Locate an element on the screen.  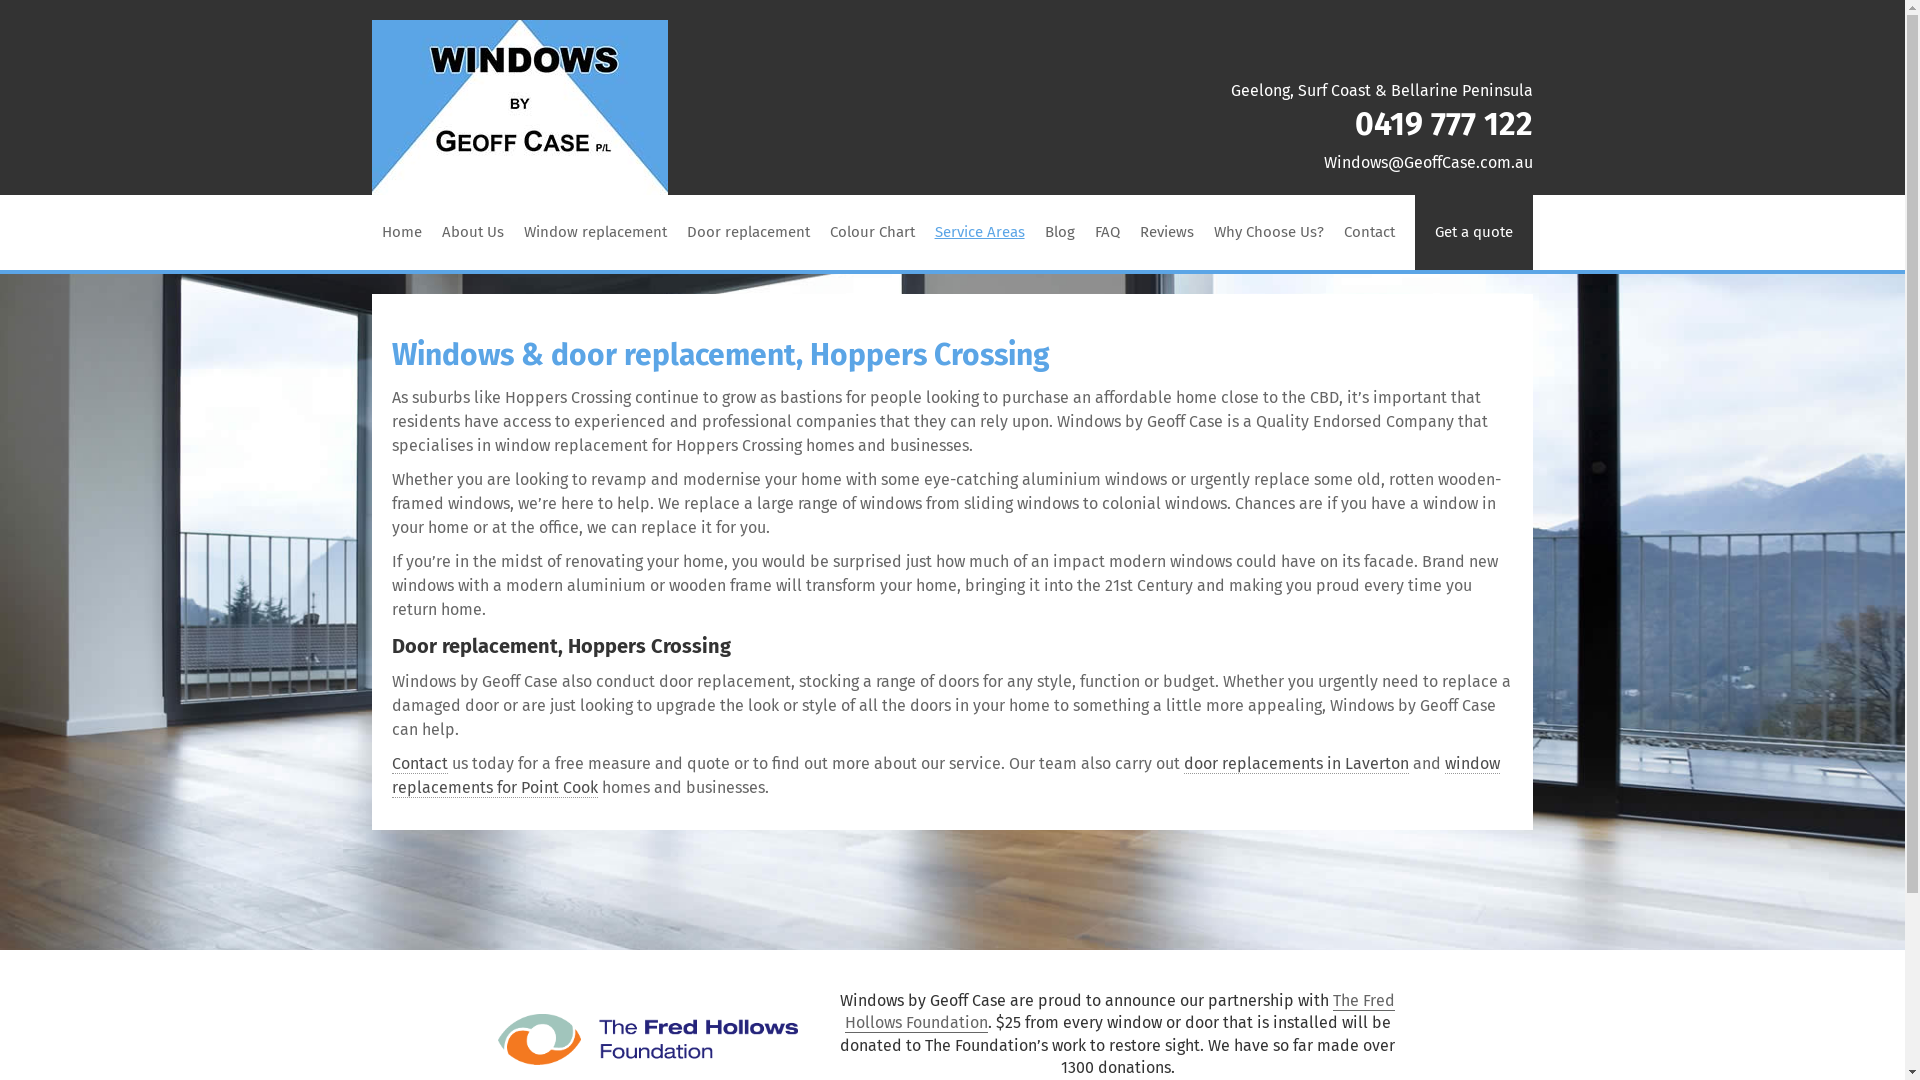
'0419 777 122' is located at coordinates (1444, 123).